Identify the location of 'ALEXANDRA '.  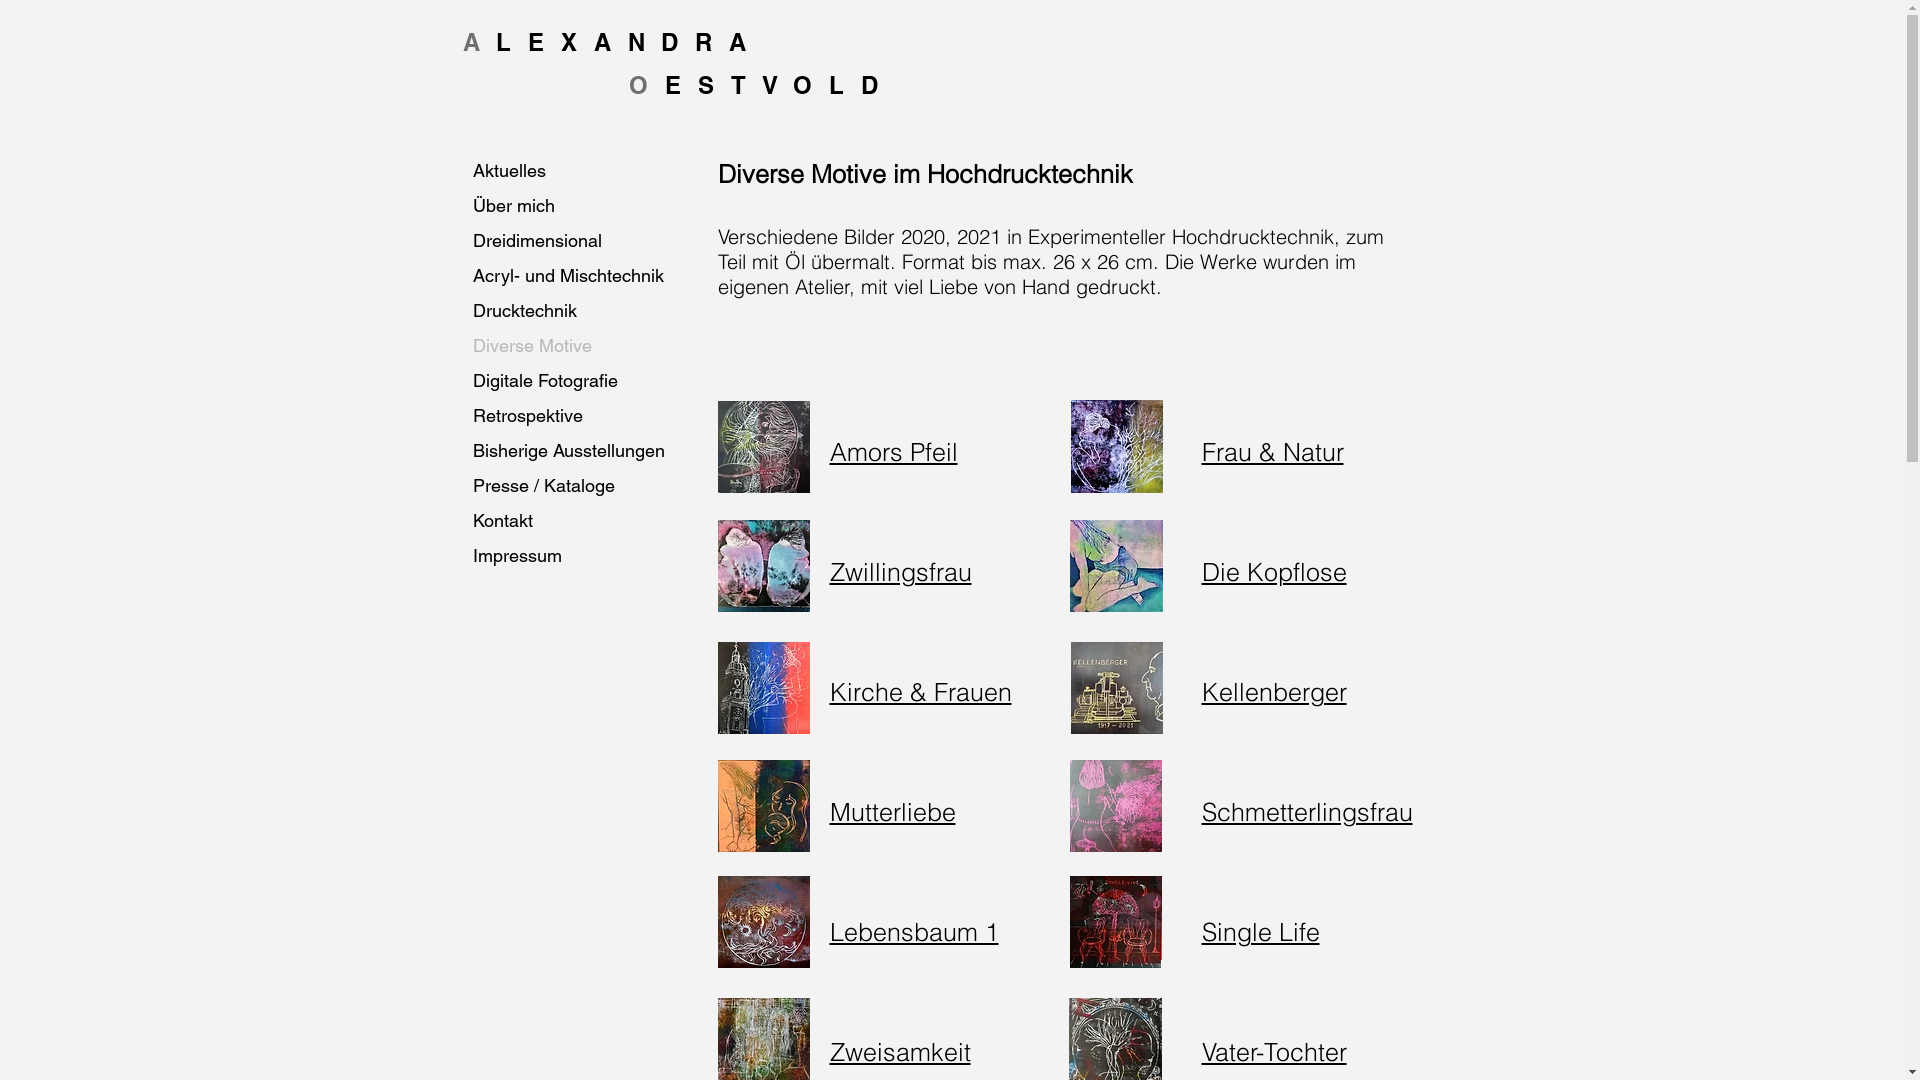
(623, 42).